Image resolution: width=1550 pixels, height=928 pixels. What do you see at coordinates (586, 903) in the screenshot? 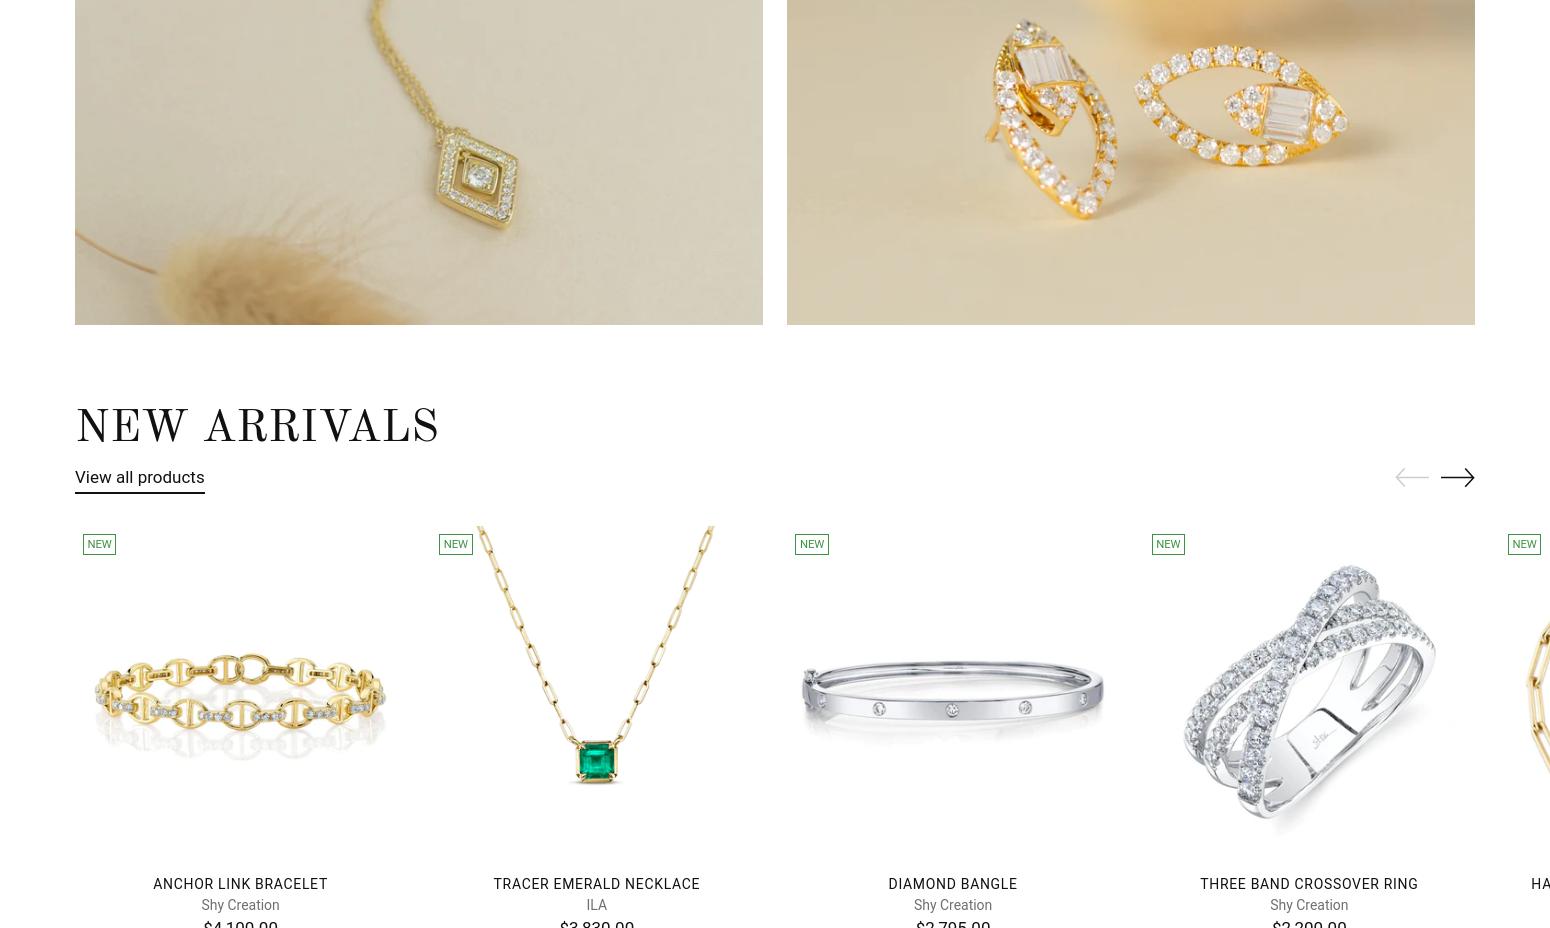
I see `'ILA'` at bounding box center [586, 903].